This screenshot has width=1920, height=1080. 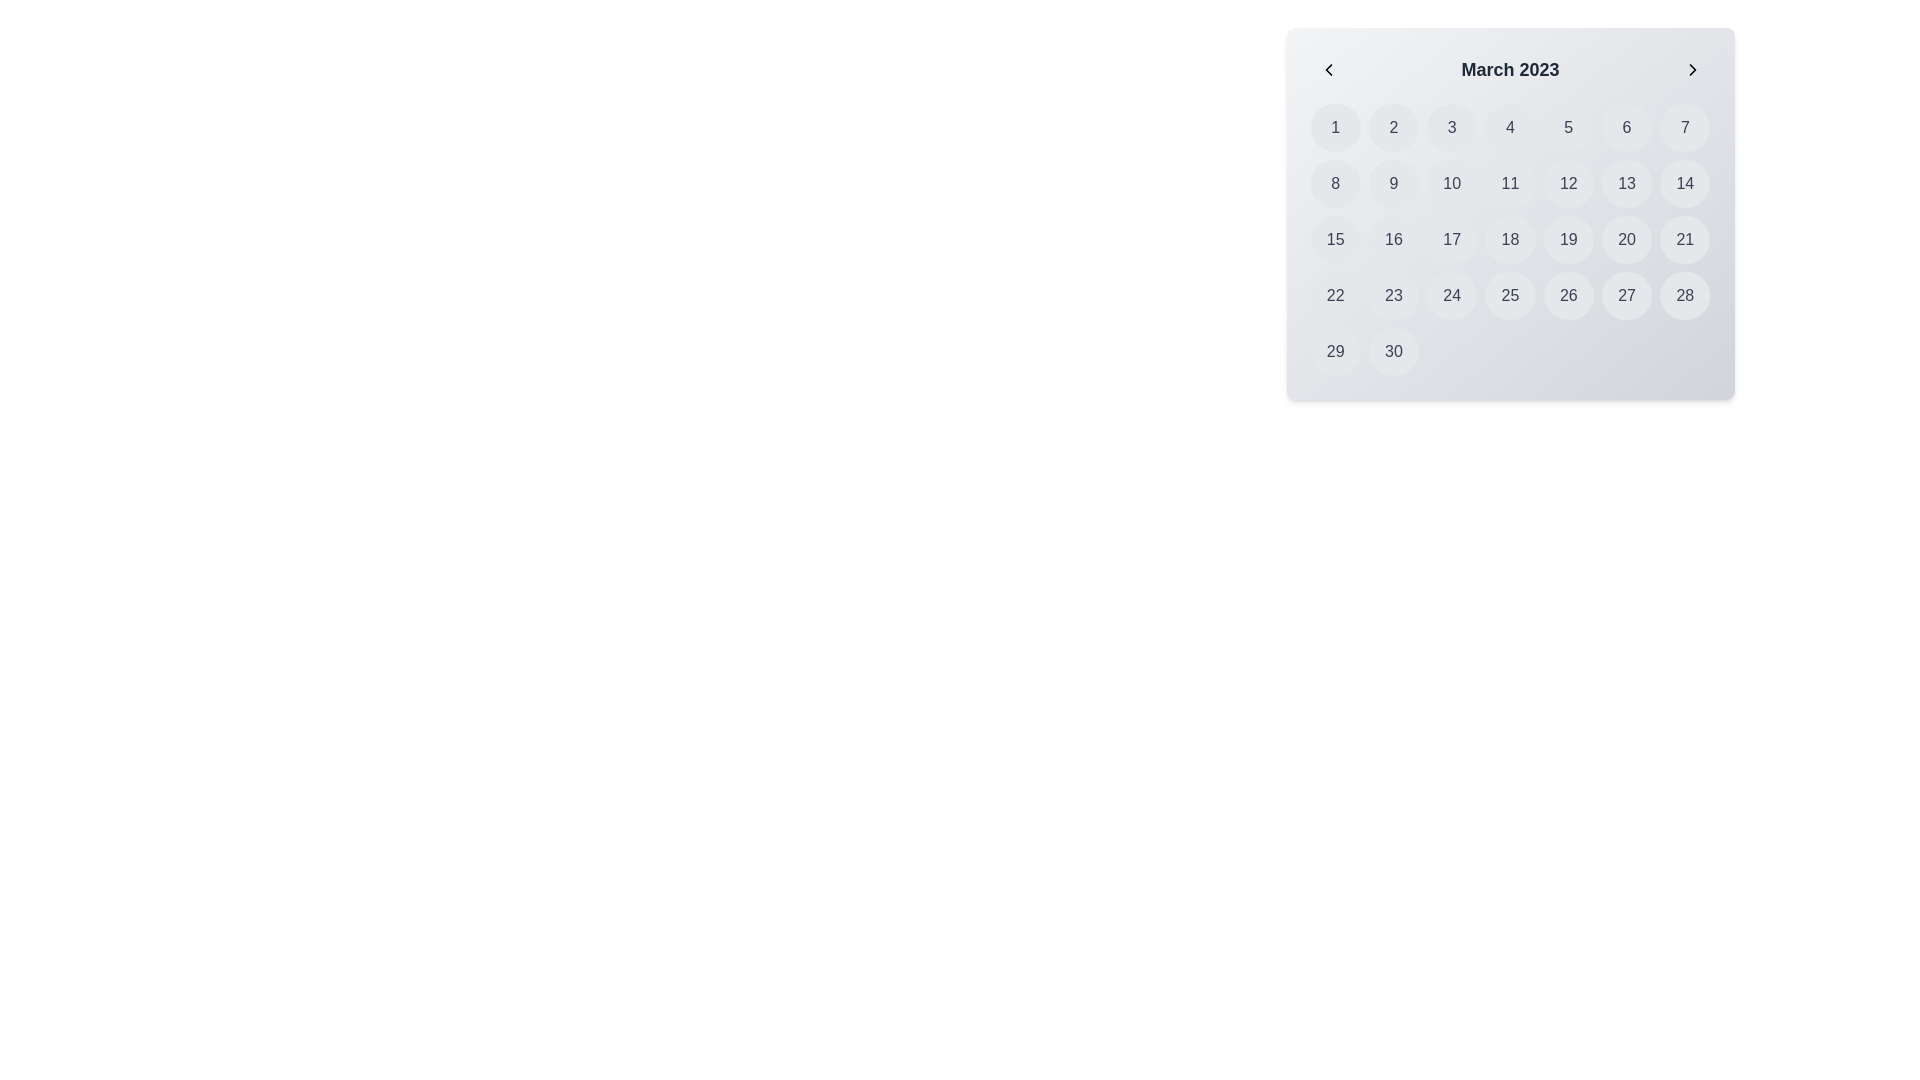 I want to click on the Calendar Date Button displaying the number '29', so click(x=1335, y=350).